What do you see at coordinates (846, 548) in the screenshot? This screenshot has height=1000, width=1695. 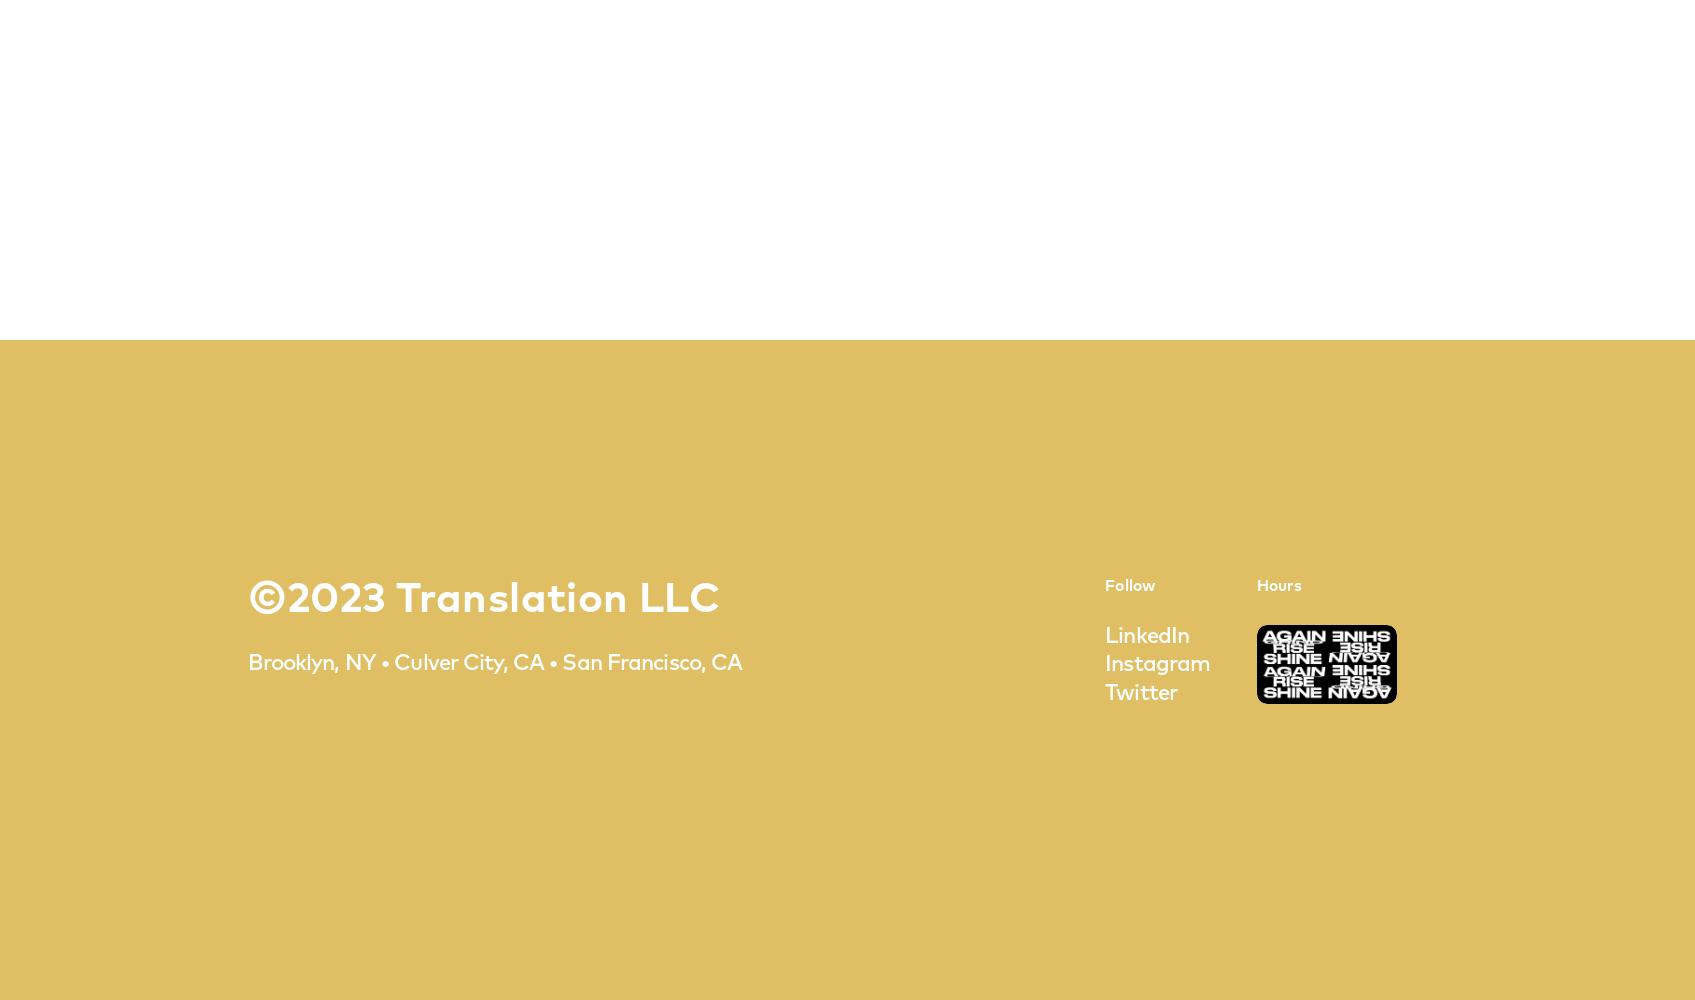 I see `'CONTACT US'` at bounding box center [846, 548].